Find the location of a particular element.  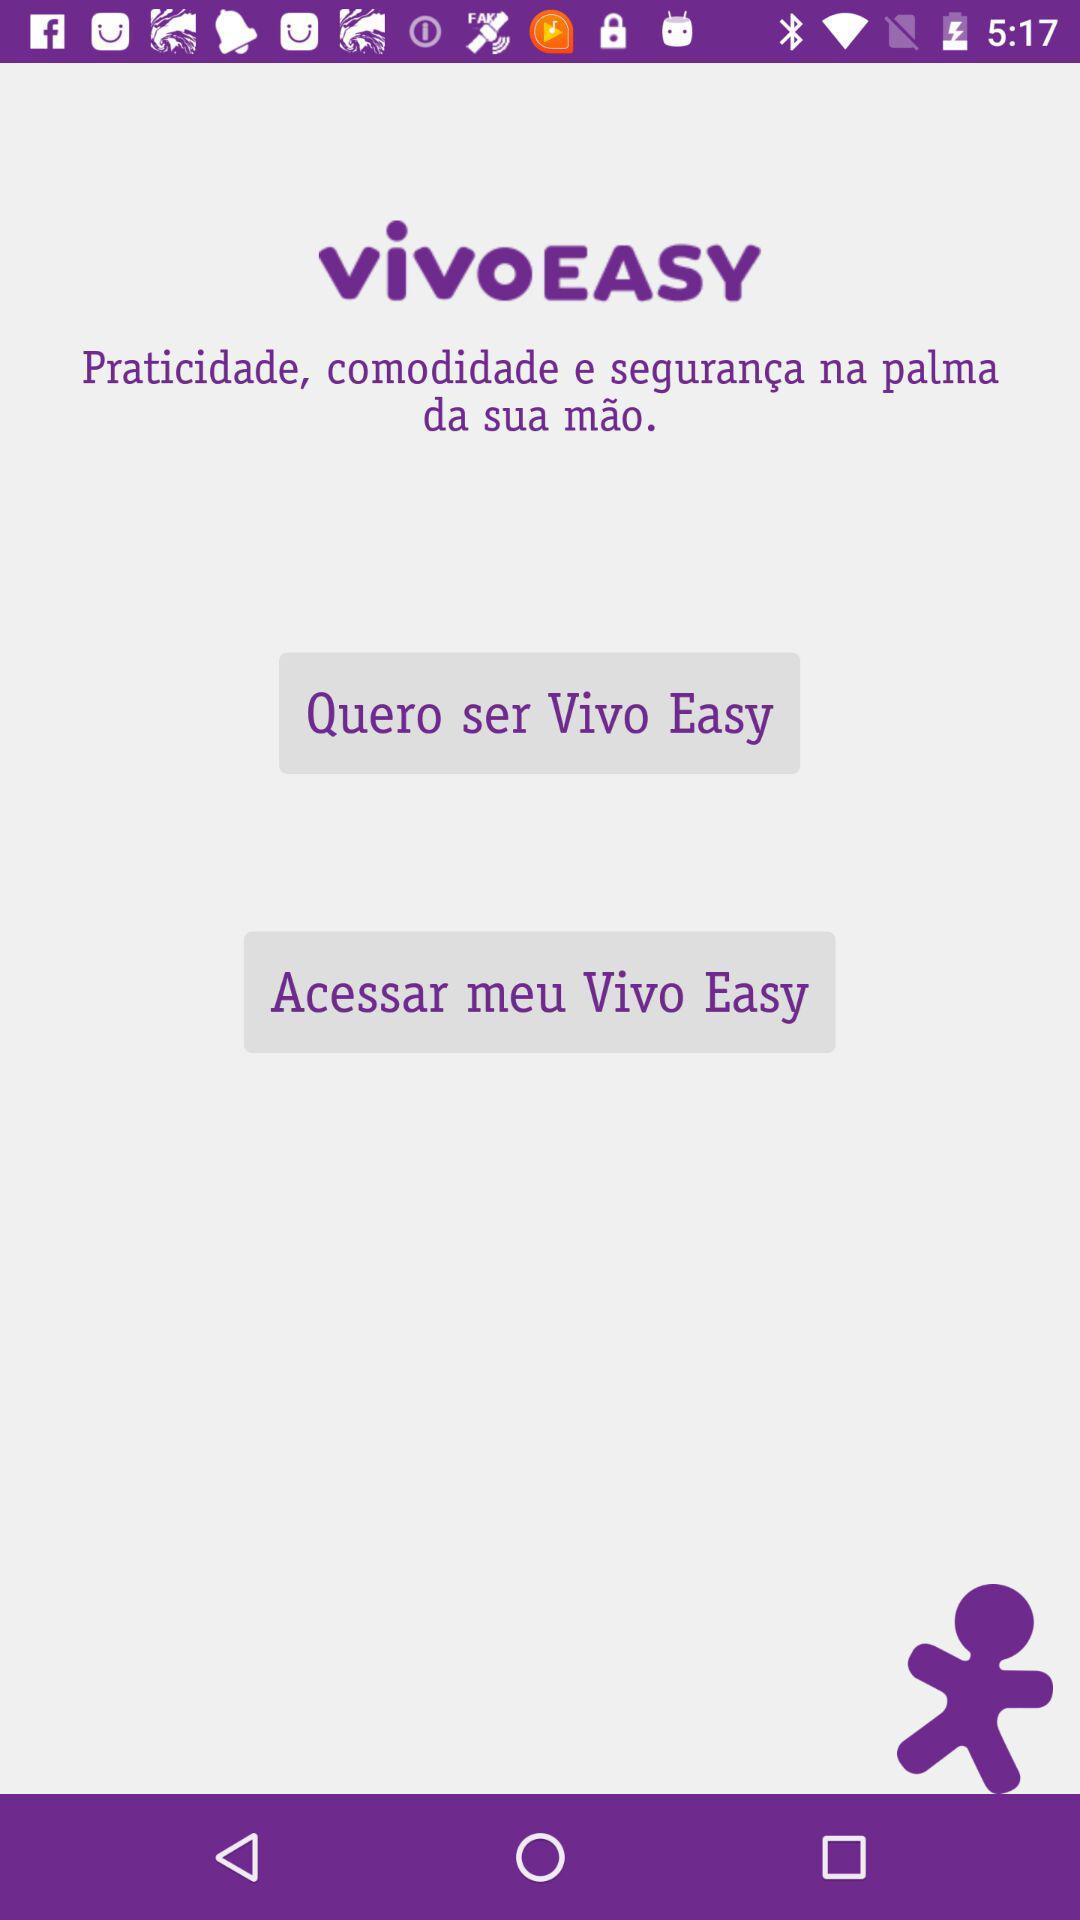

the item below quero ser vivo is located at coordinates (538, 992).